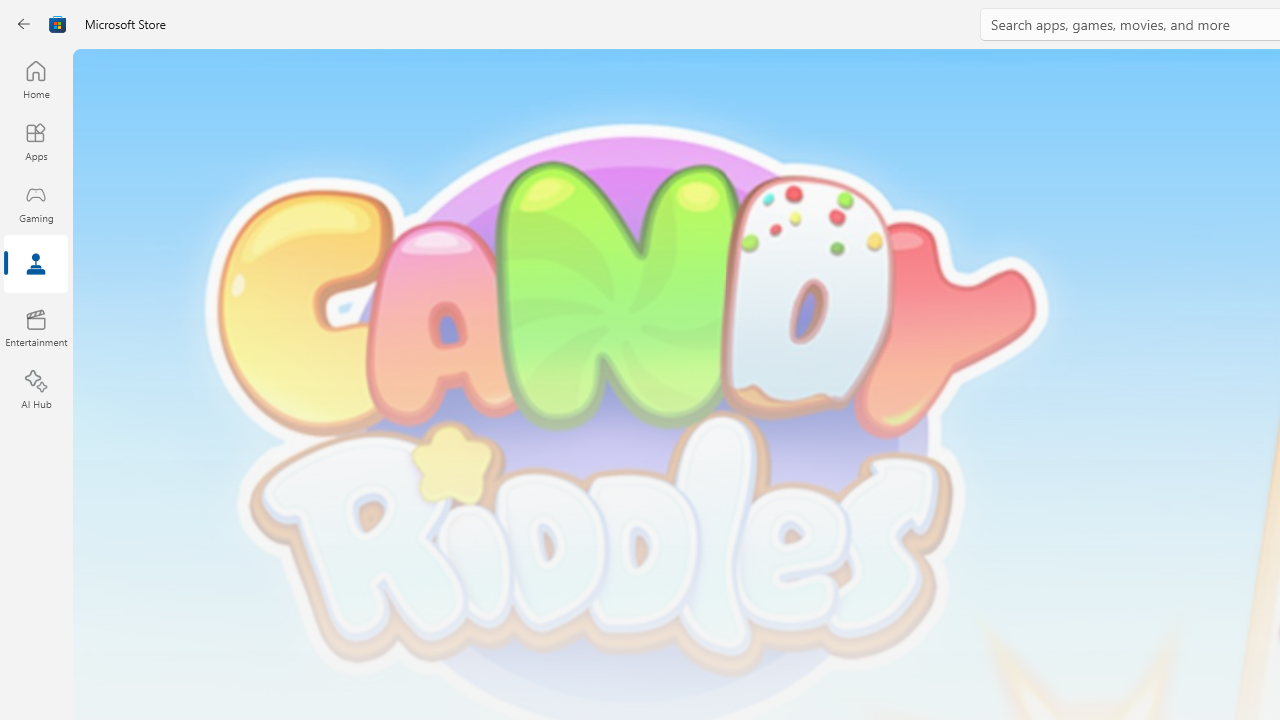 Image resolution: width=1280 pixels, height=720 pixels. Describe the element at coordinates (35, 203) in the screenshot. I see `'Gaming'` at that location.